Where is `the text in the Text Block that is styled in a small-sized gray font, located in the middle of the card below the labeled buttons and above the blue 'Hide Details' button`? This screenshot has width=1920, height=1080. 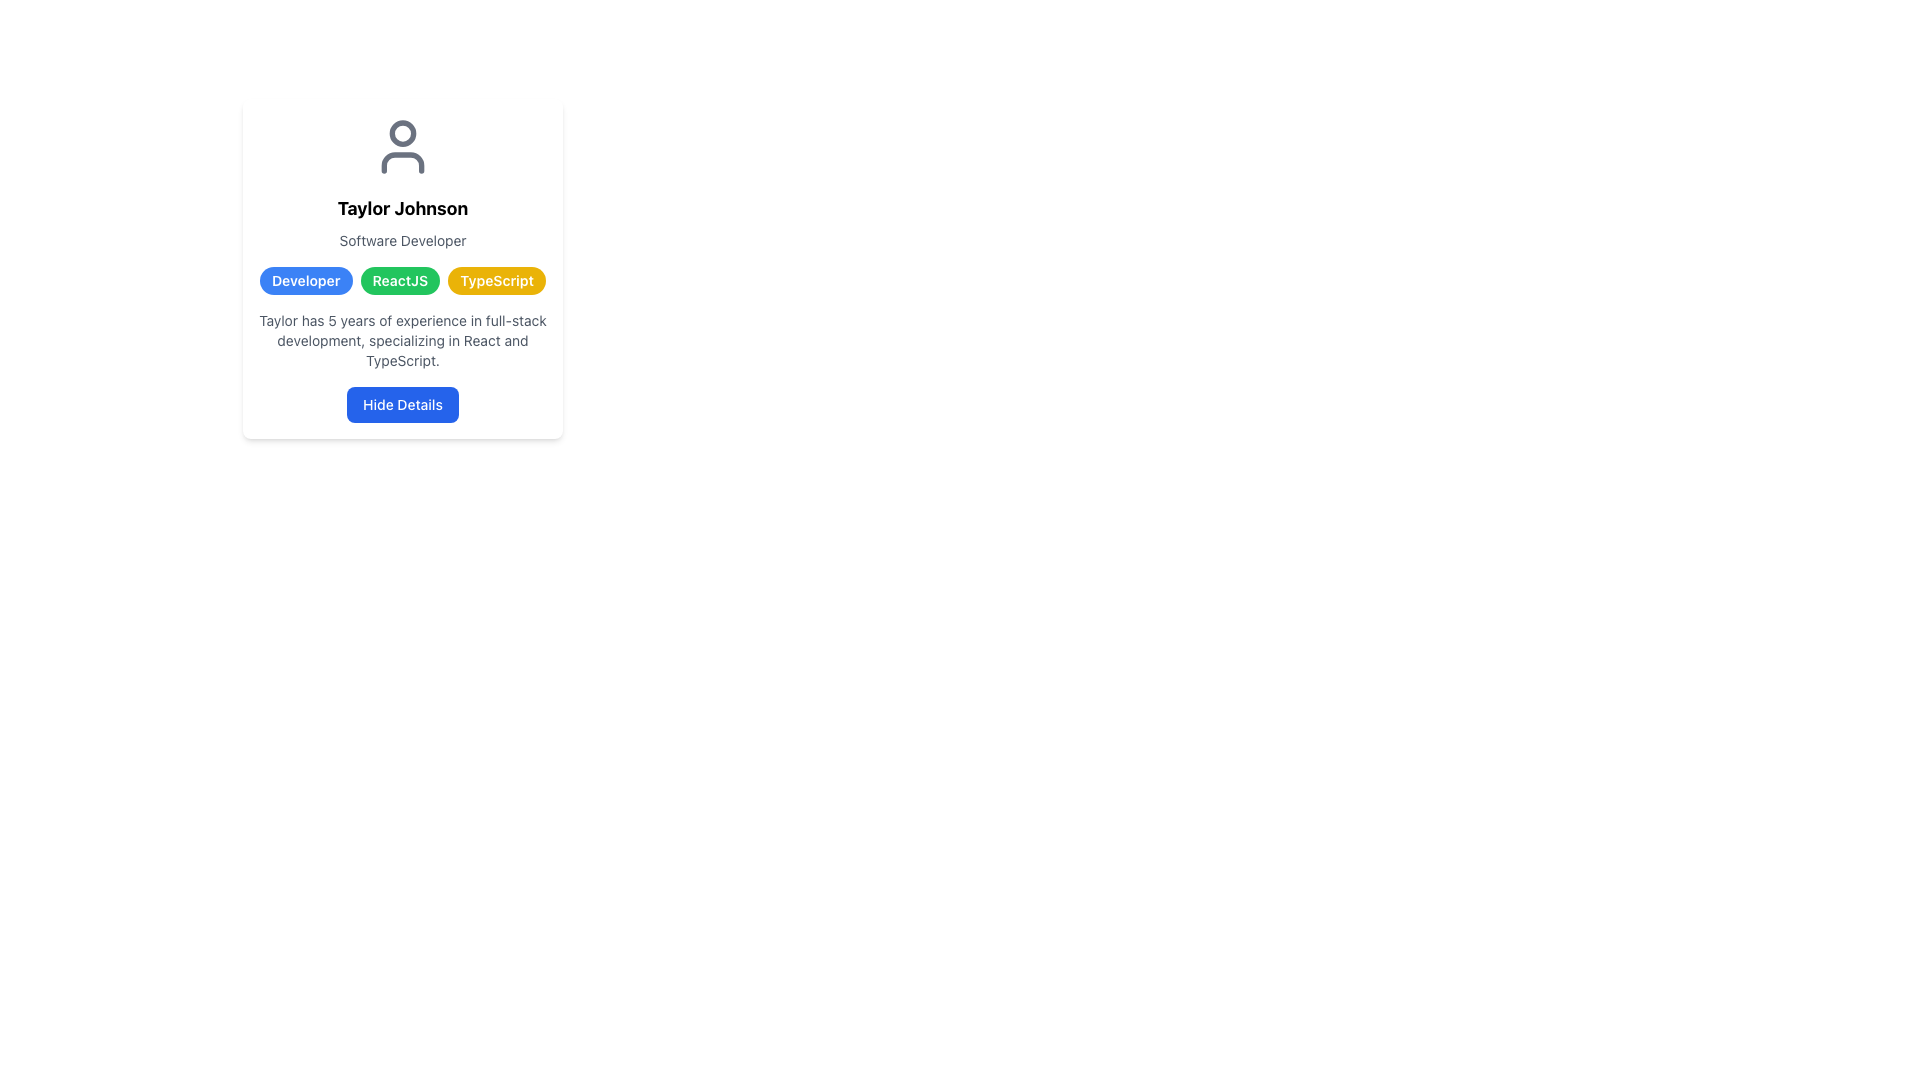
the text in the Text Block that is styled in a small-sized gray font, located in the middle of the card below the labeled buttons and above the blue 'Hide Details' button is located at coordinates (402, 339).